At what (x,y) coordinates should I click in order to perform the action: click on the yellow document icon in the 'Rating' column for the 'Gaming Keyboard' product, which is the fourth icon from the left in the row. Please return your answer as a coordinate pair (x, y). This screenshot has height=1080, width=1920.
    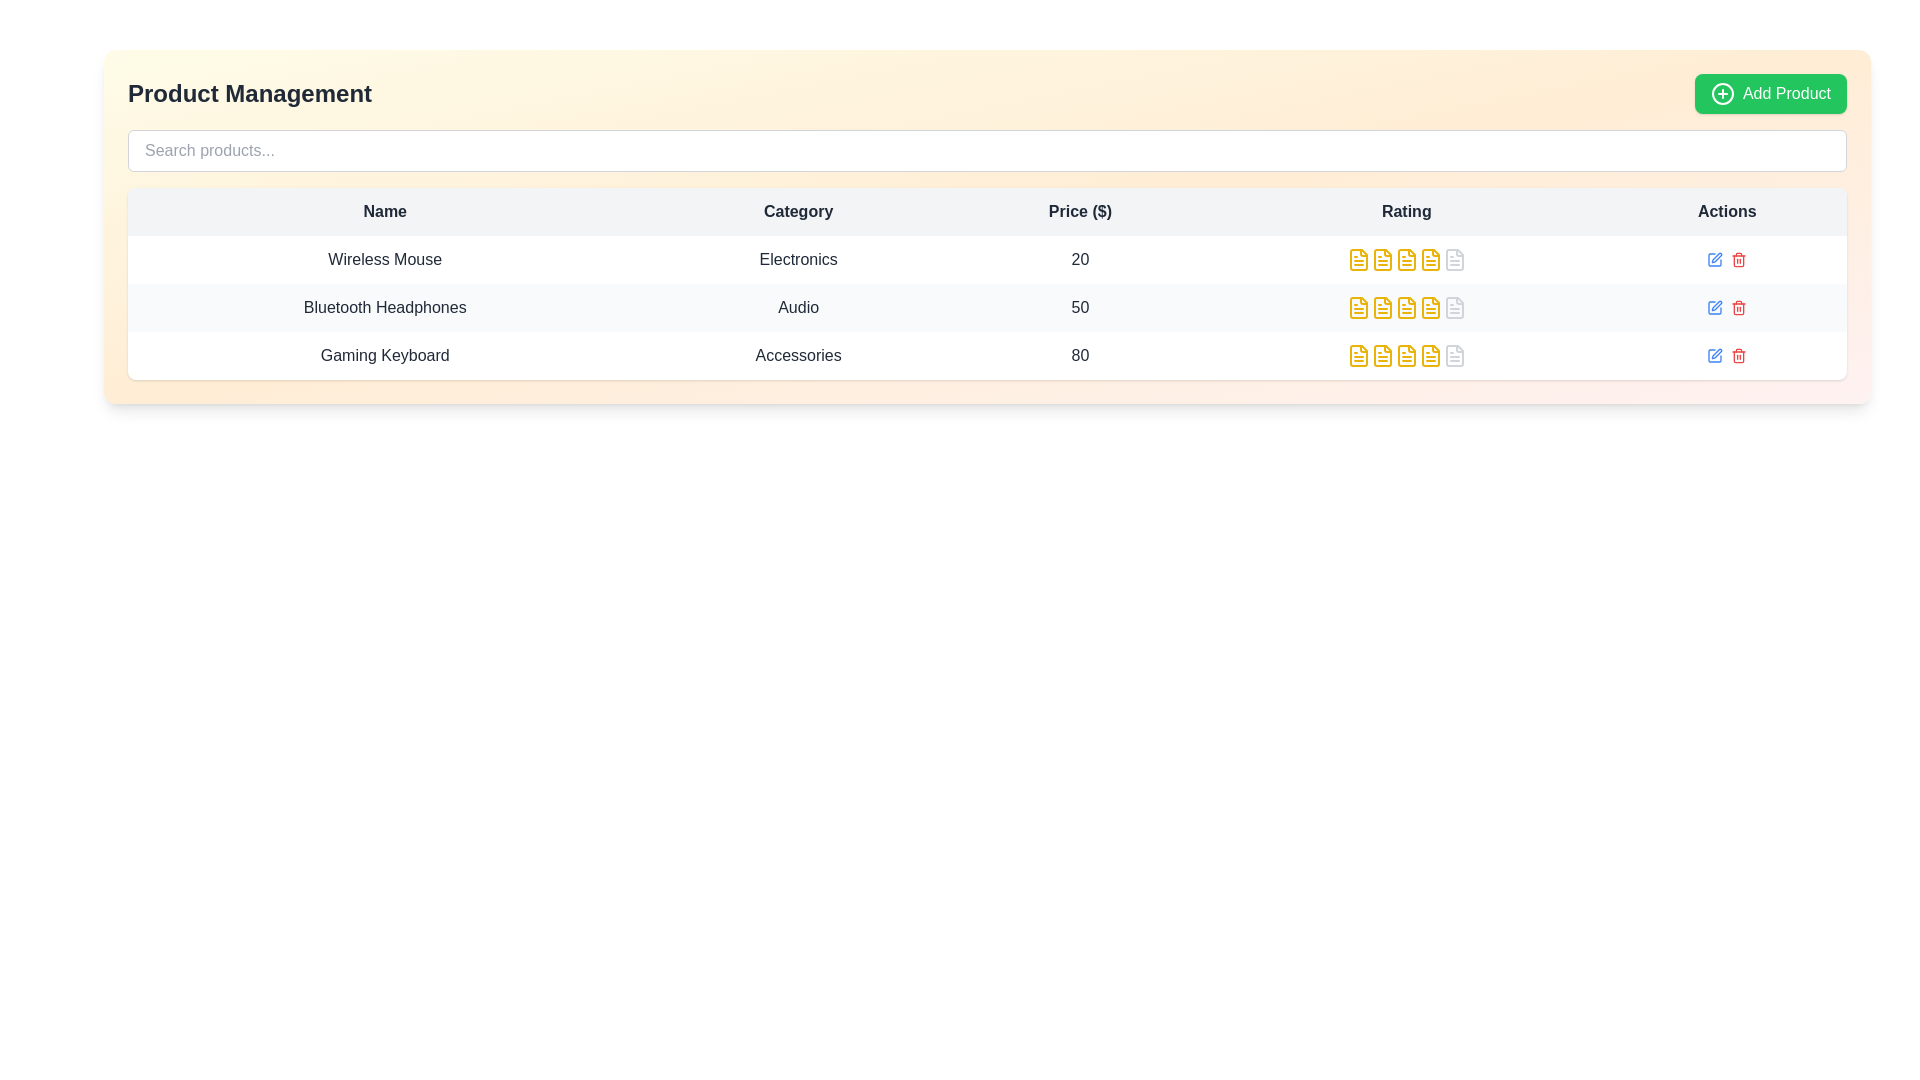
    Looking at the image, I should click on (1405, 354).